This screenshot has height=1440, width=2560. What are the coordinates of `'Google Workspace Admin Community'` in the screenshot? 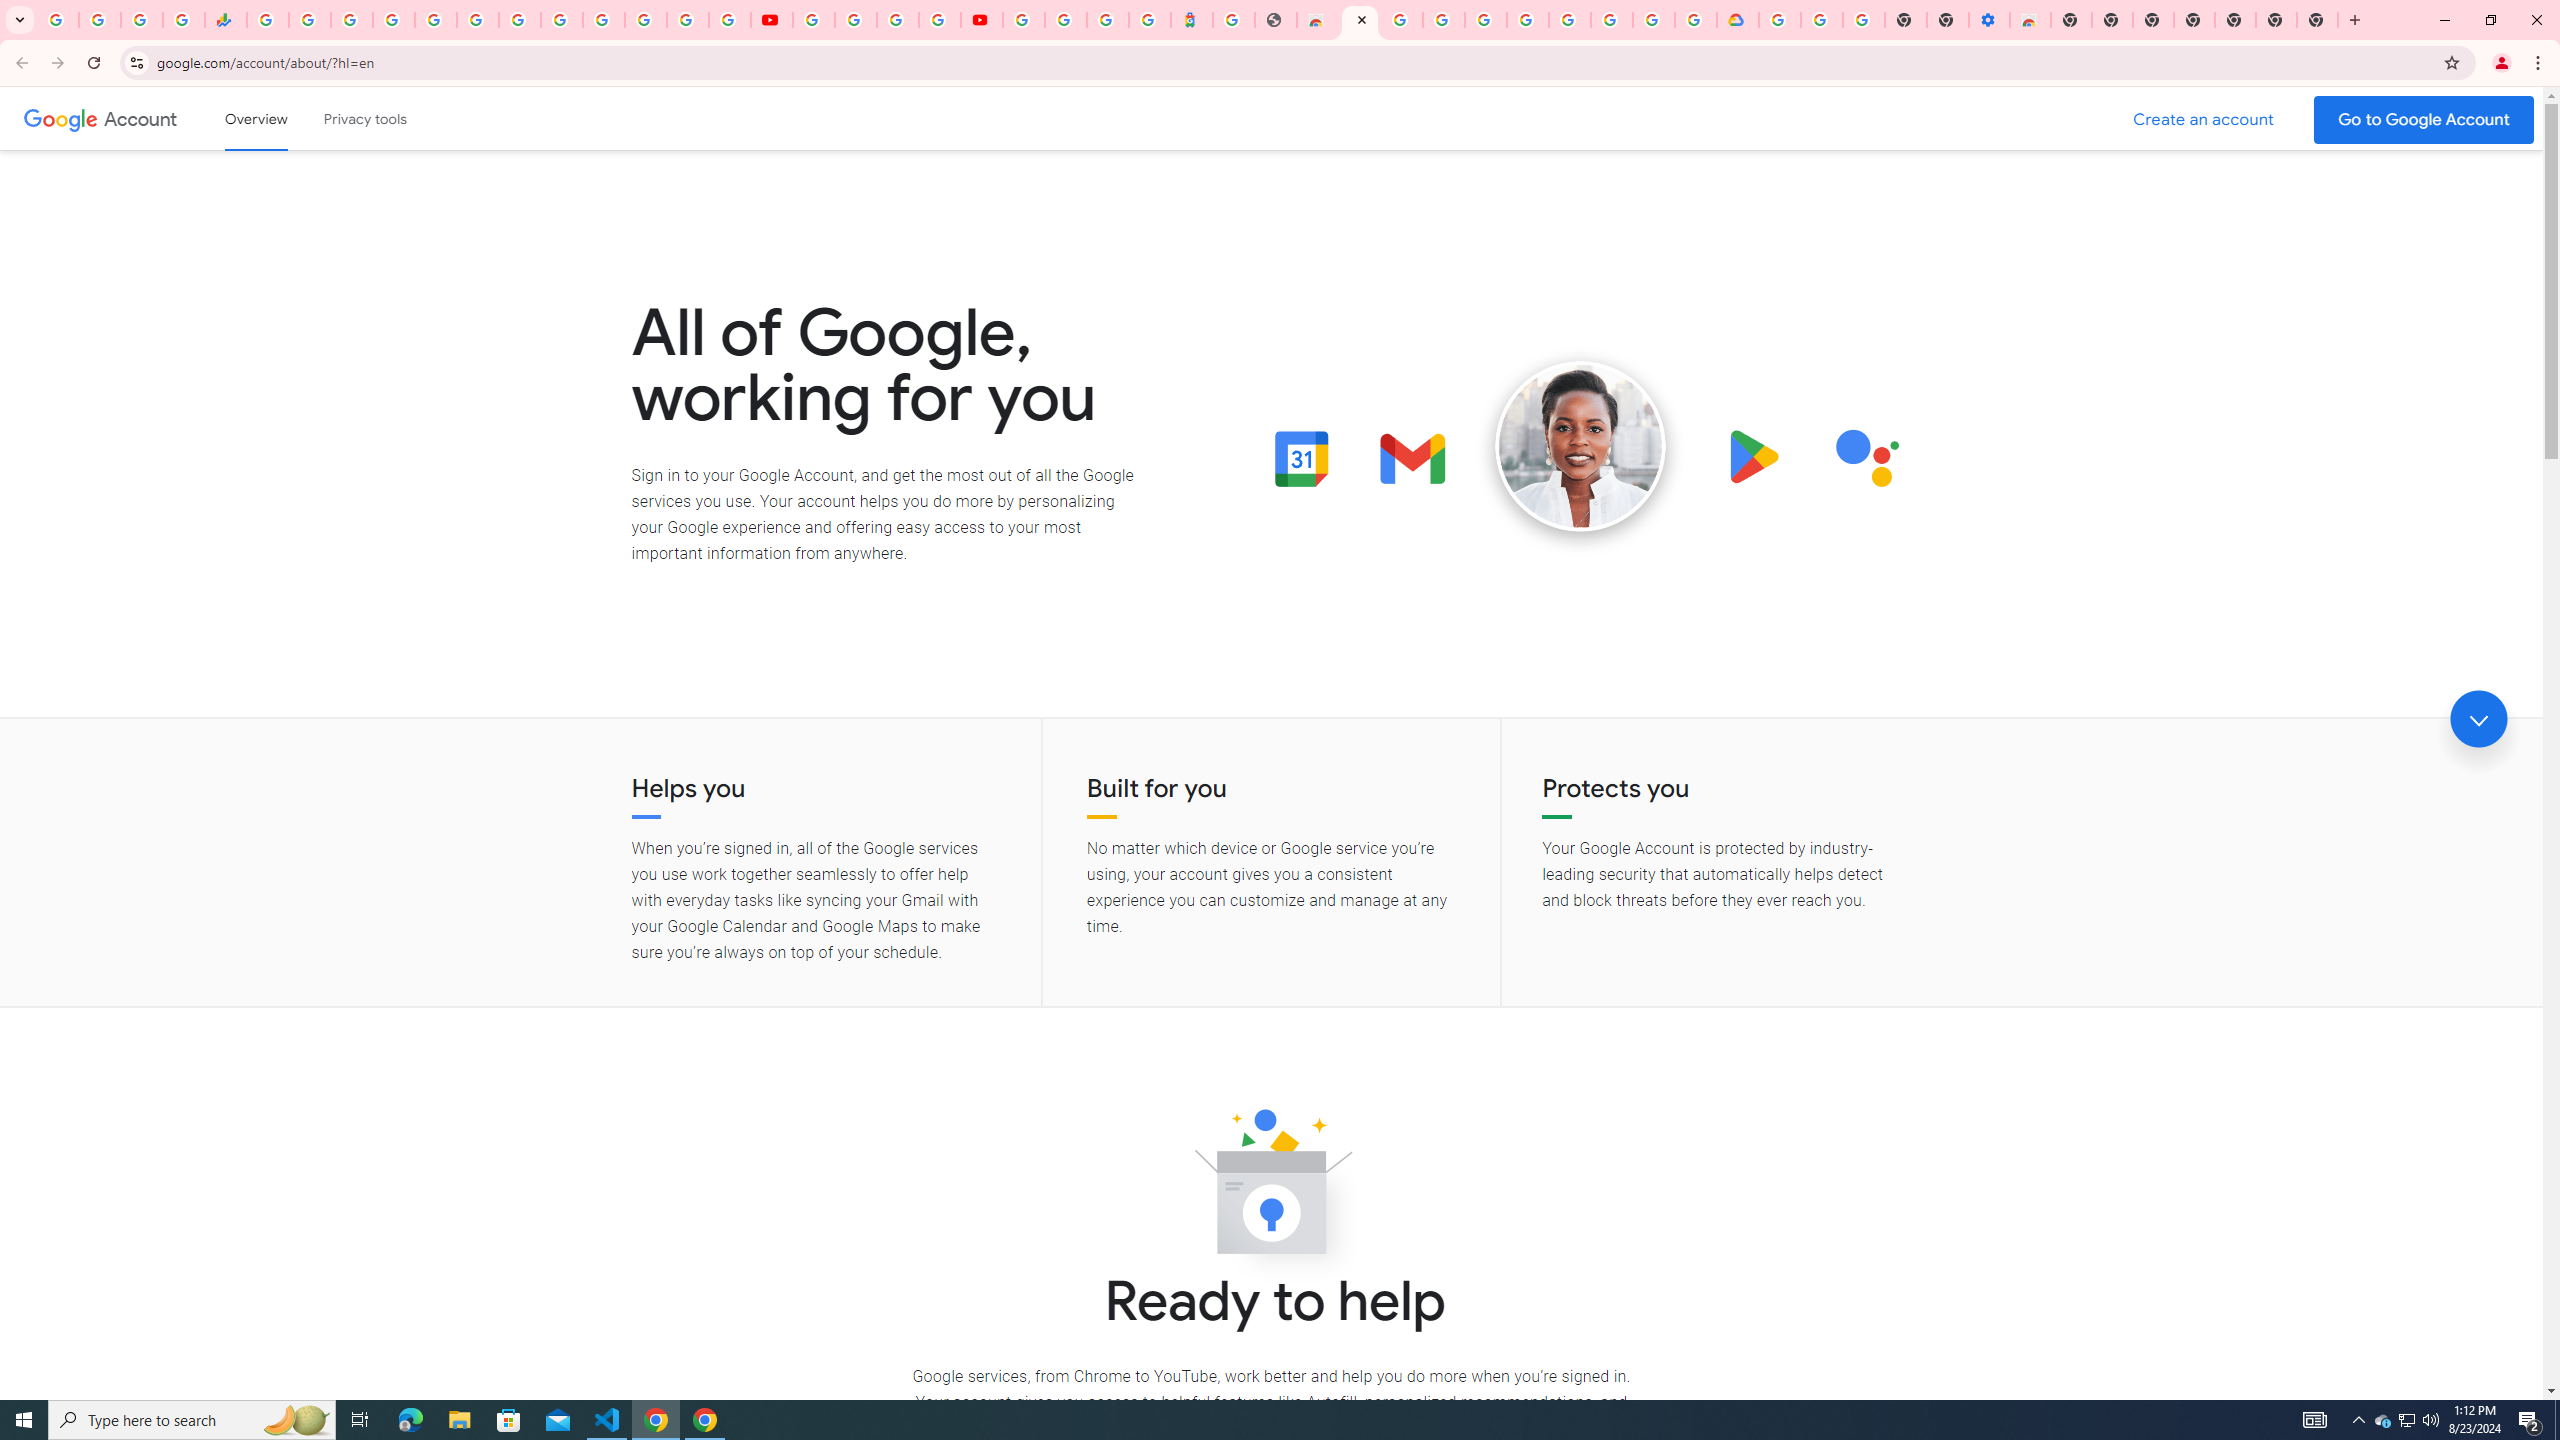 It's located at (57, 19).